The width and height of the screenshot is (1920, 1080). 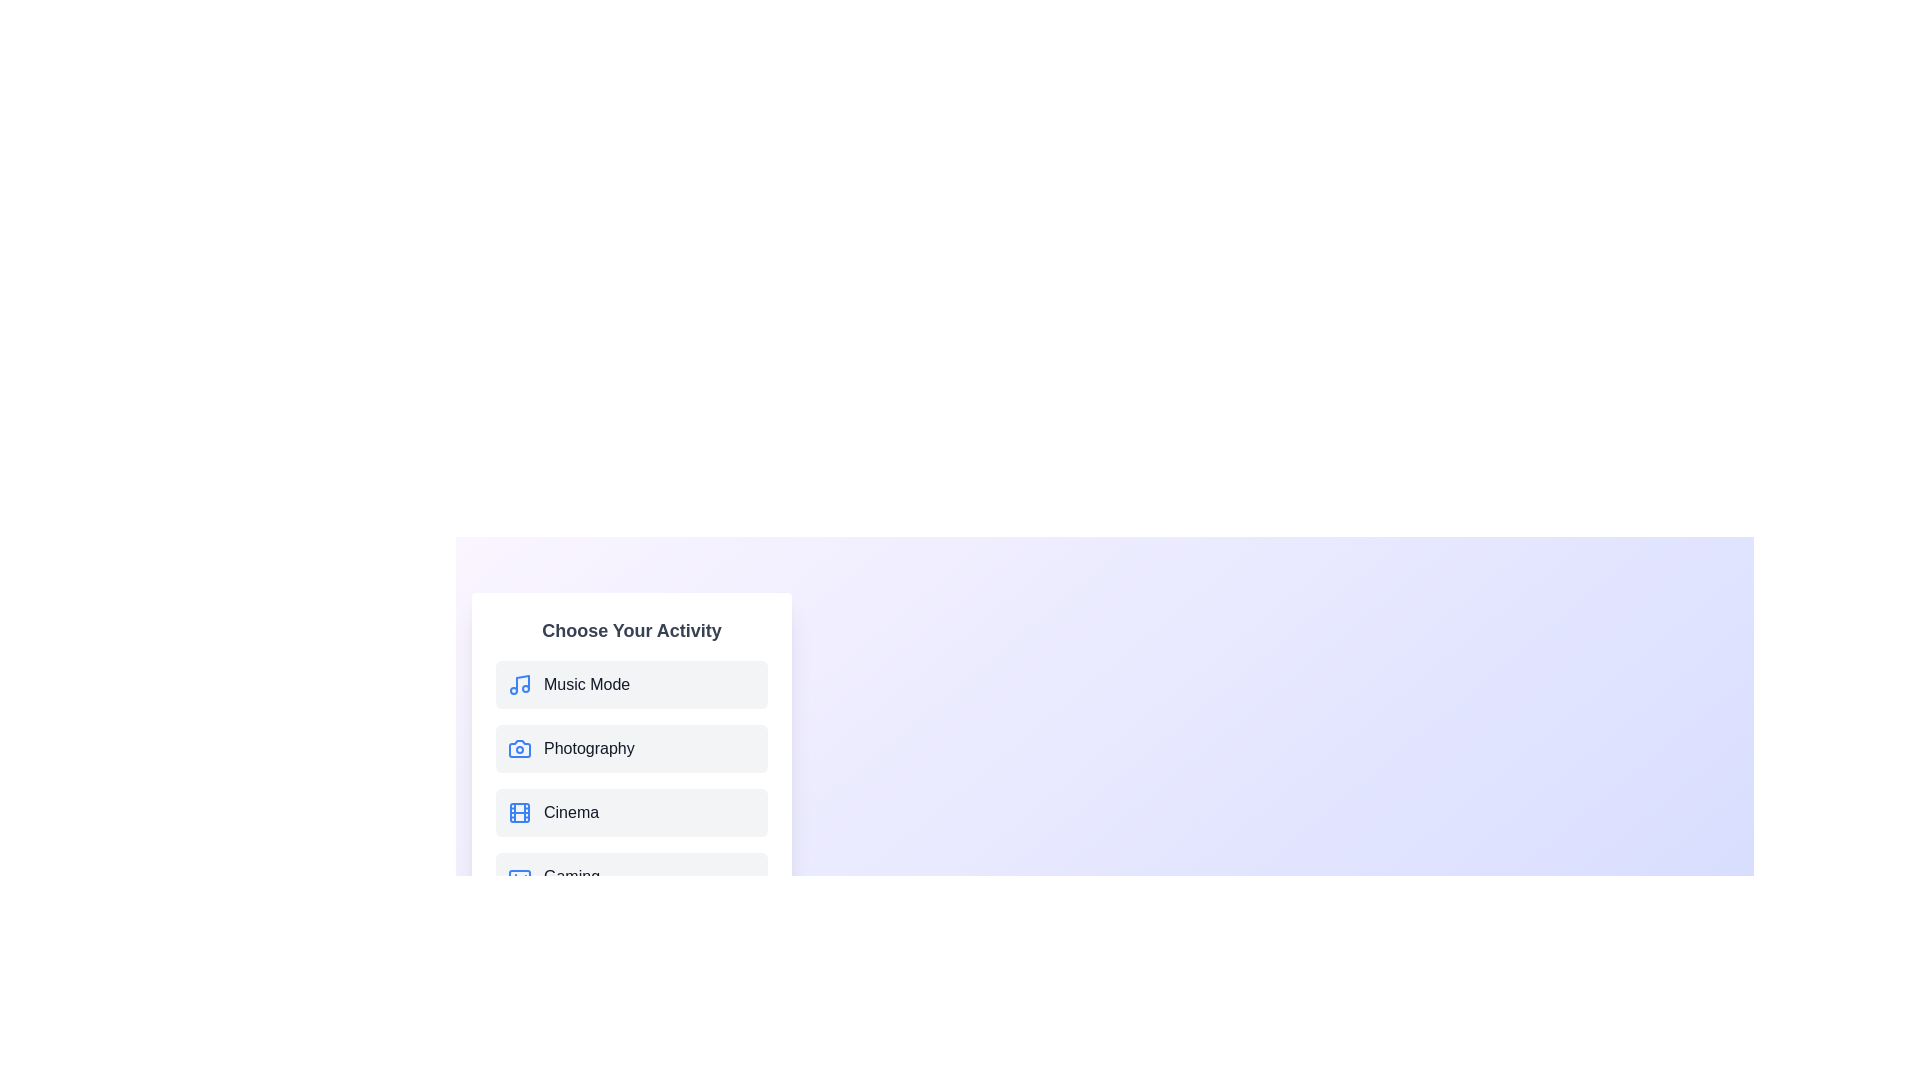 What do you see at coordinates (631, 875) in the screenshot?
I see `the menu item labeled Gaming to observe its hover effect` at bounding box center [631, 875].